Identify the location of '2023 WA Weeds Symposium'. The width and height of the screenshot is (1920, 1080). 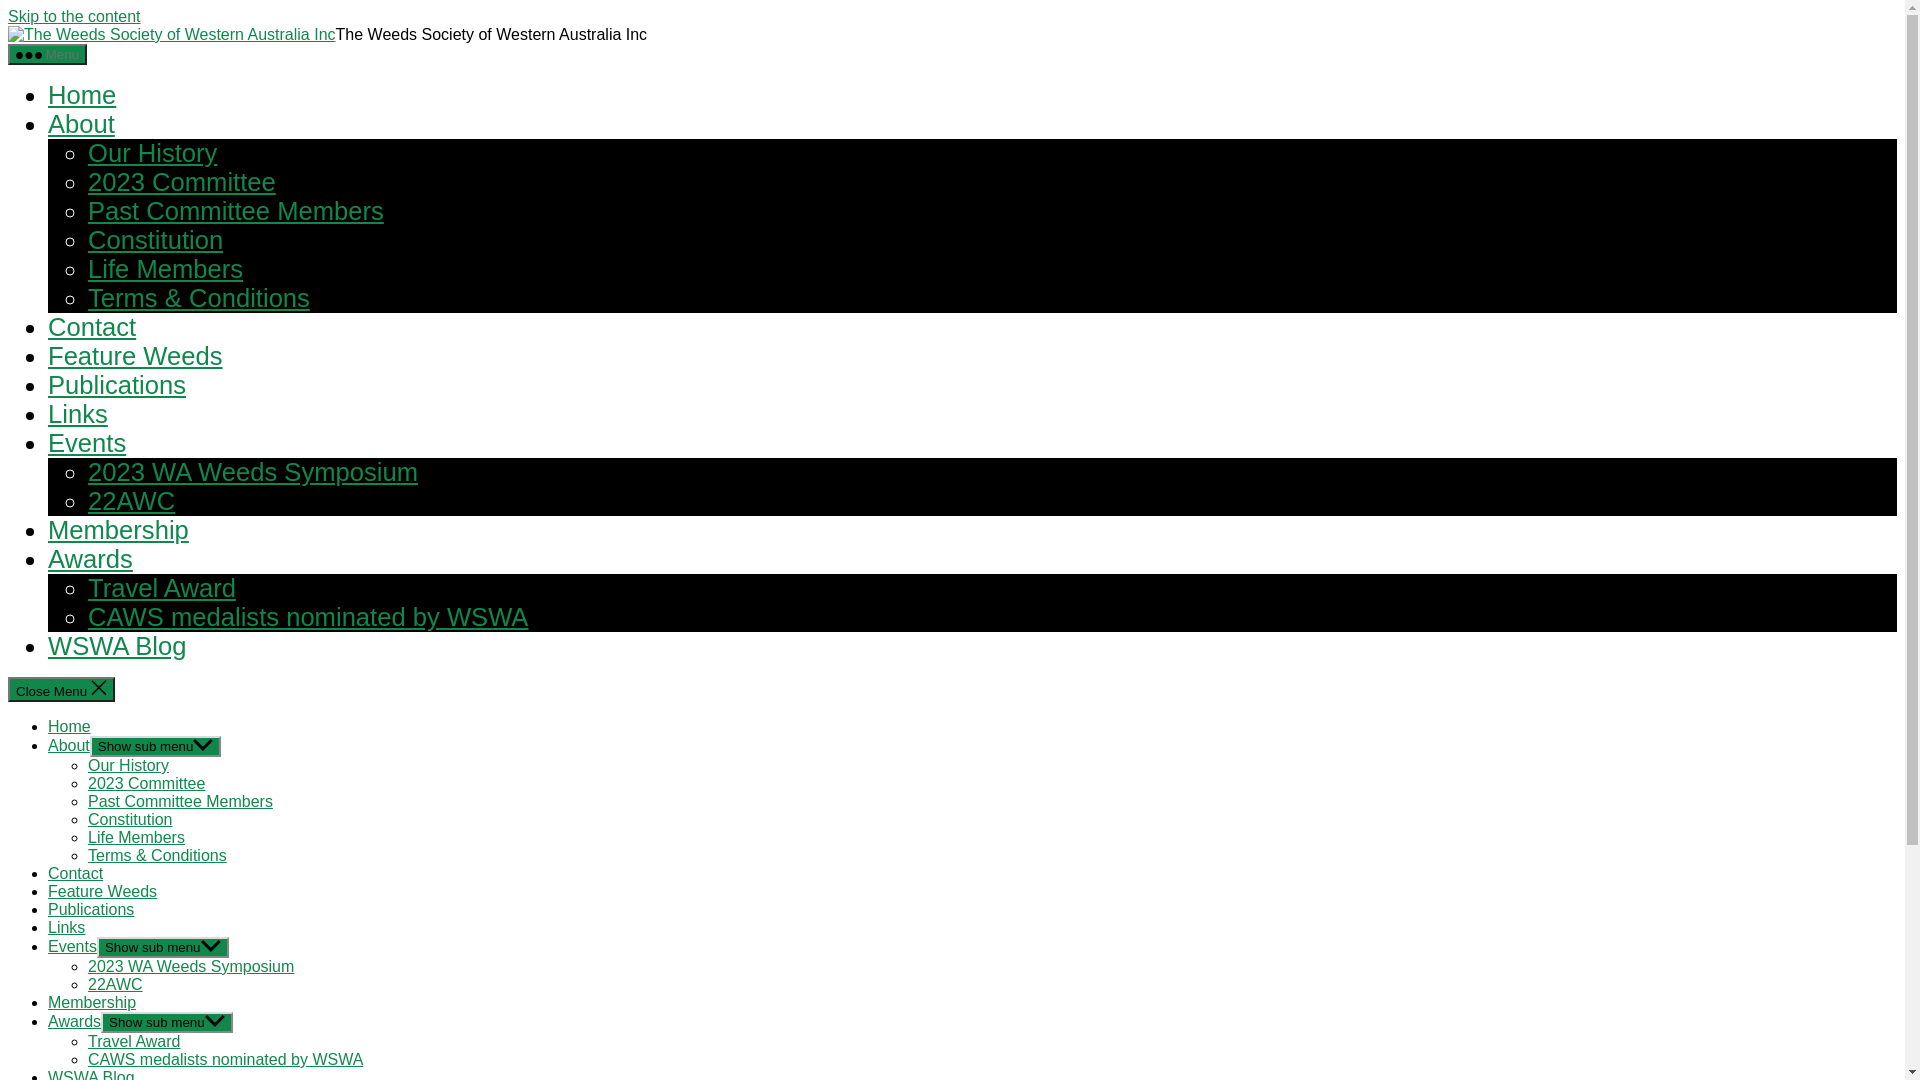
(252, 471).